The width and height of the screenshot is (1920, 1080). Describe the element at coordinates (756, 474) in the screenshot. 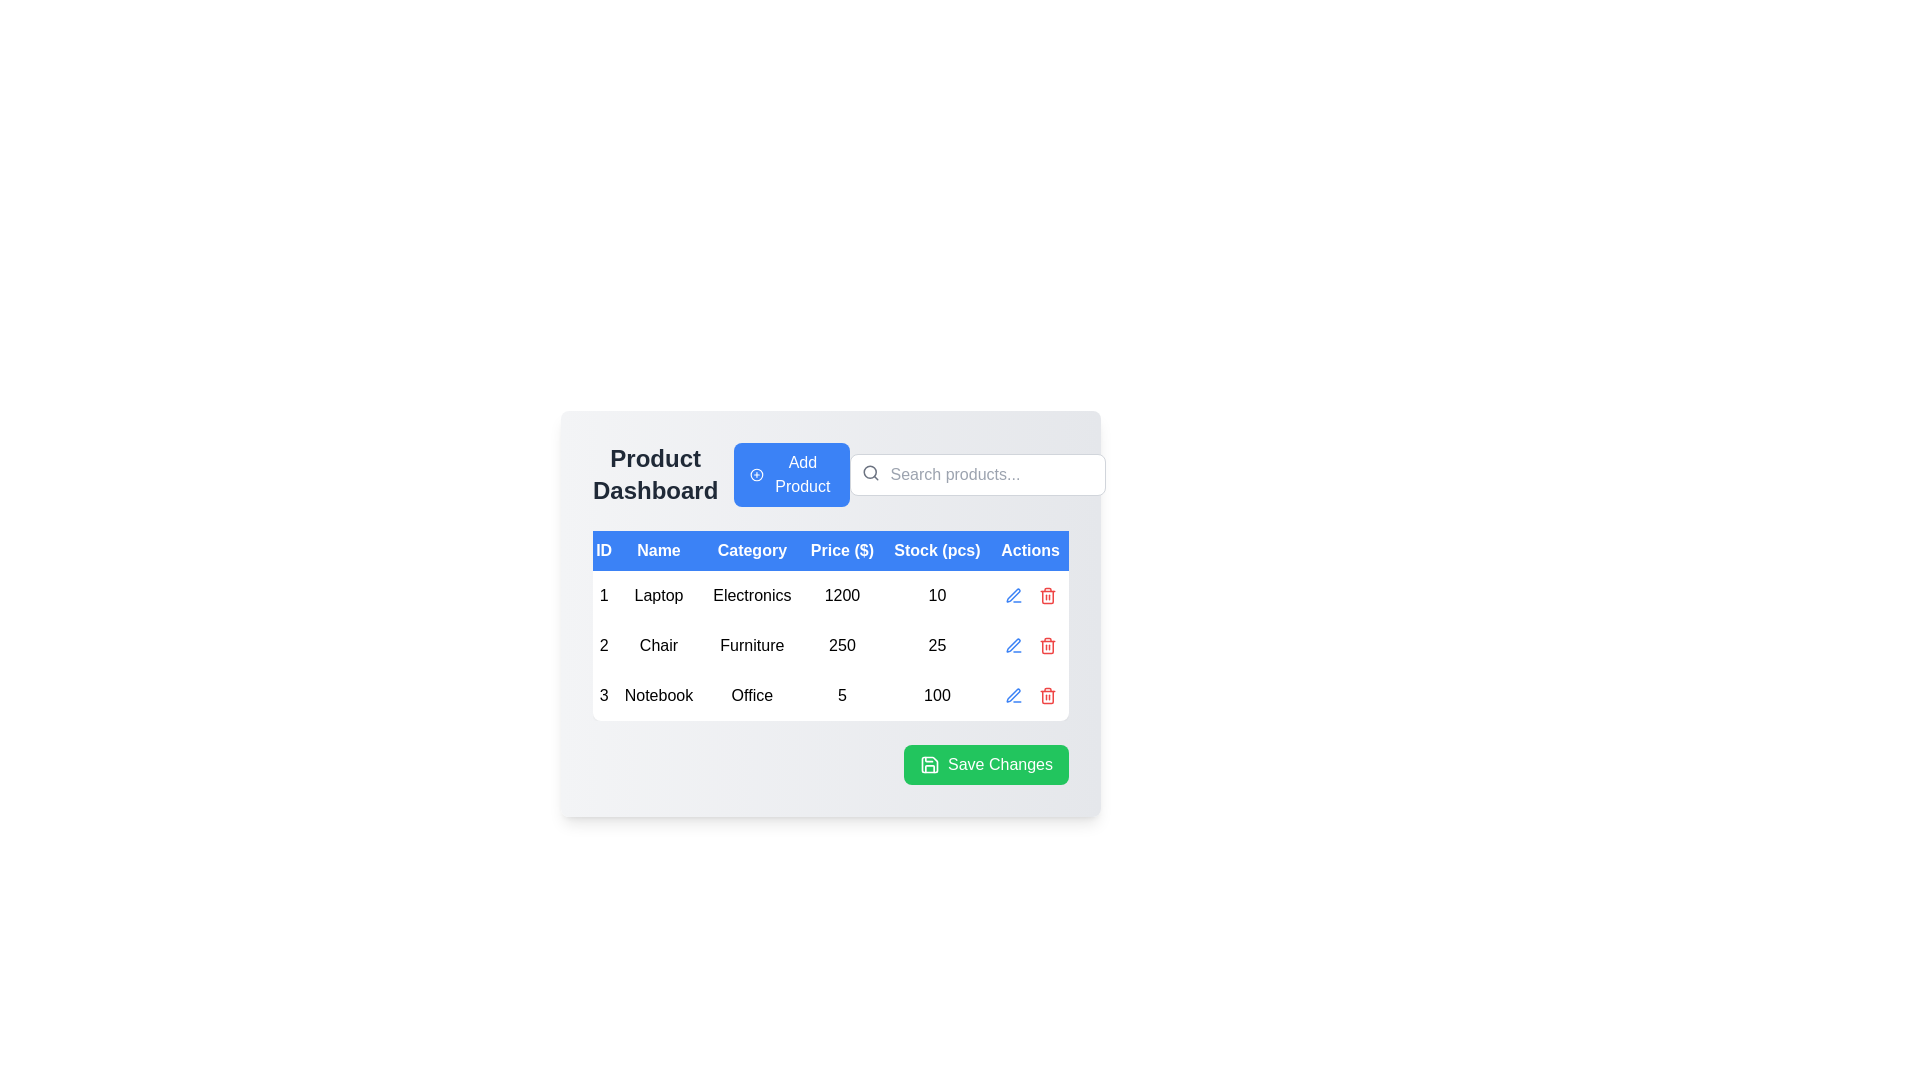

I see `the decorative SVG circle element next to the 'Add Product' text in the header section of the interface` at that location.